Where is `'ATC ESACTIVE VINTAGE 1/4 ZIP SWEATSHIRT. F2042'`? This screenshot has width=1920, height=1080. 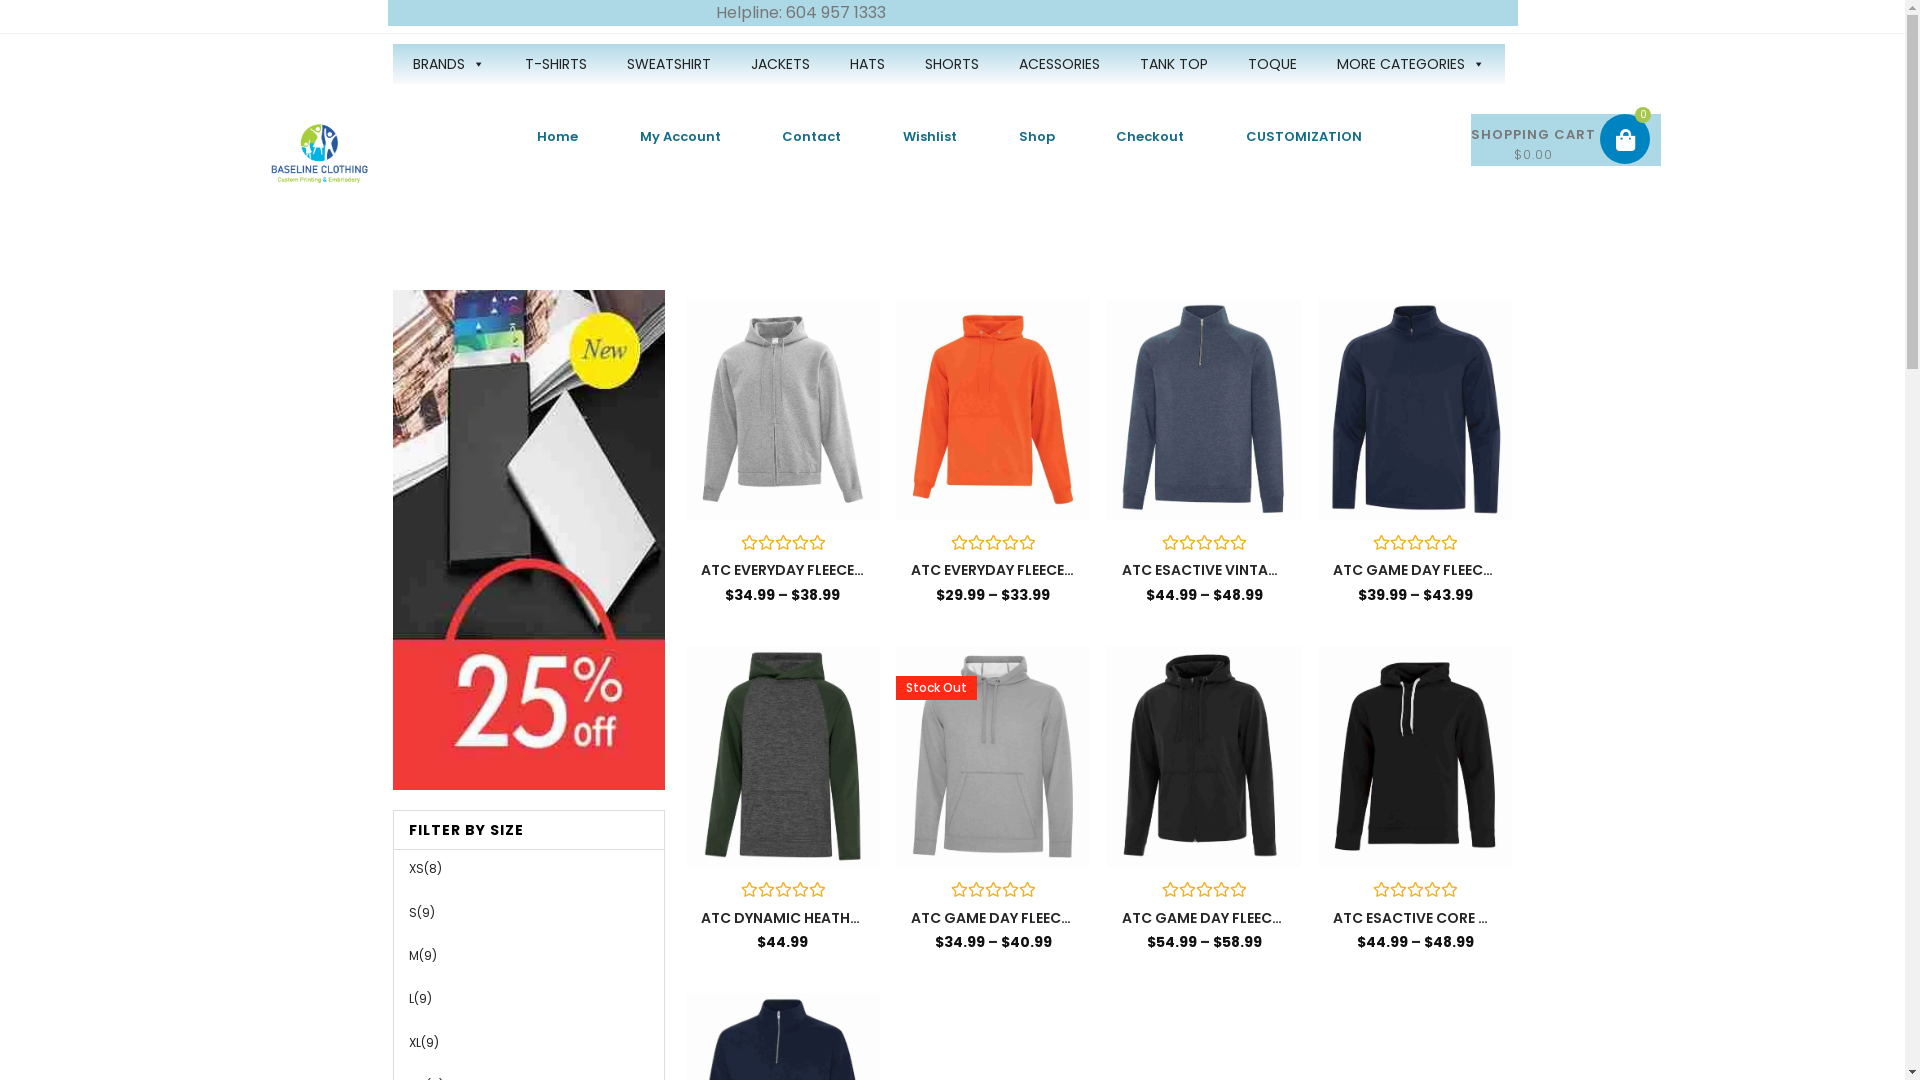
'ATC ESACTIVE VINTAGE 1/4 ZIP SWEATSHIRT. F2042' is located at coordinates (1203, 570).